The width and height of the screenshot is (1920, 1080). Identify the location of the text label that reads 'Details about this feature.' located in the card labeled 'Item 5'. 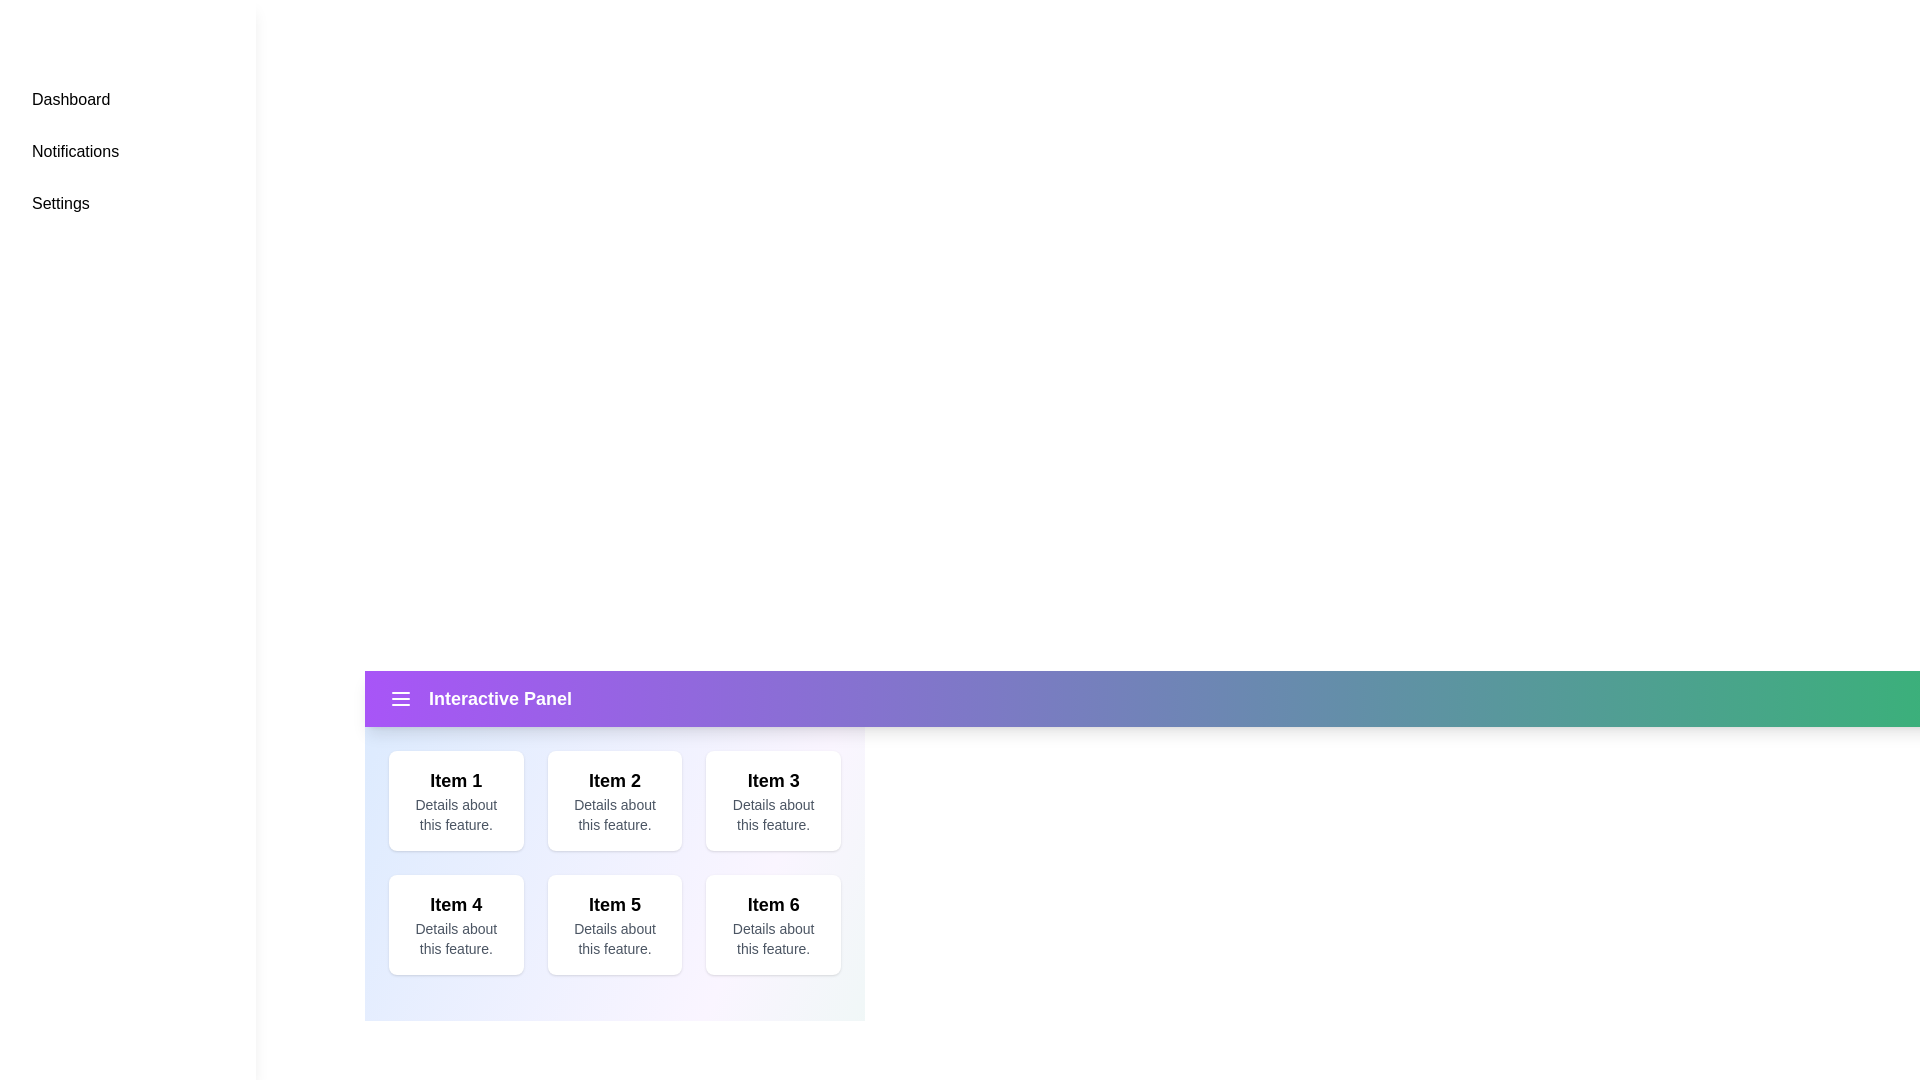
(613, 938).